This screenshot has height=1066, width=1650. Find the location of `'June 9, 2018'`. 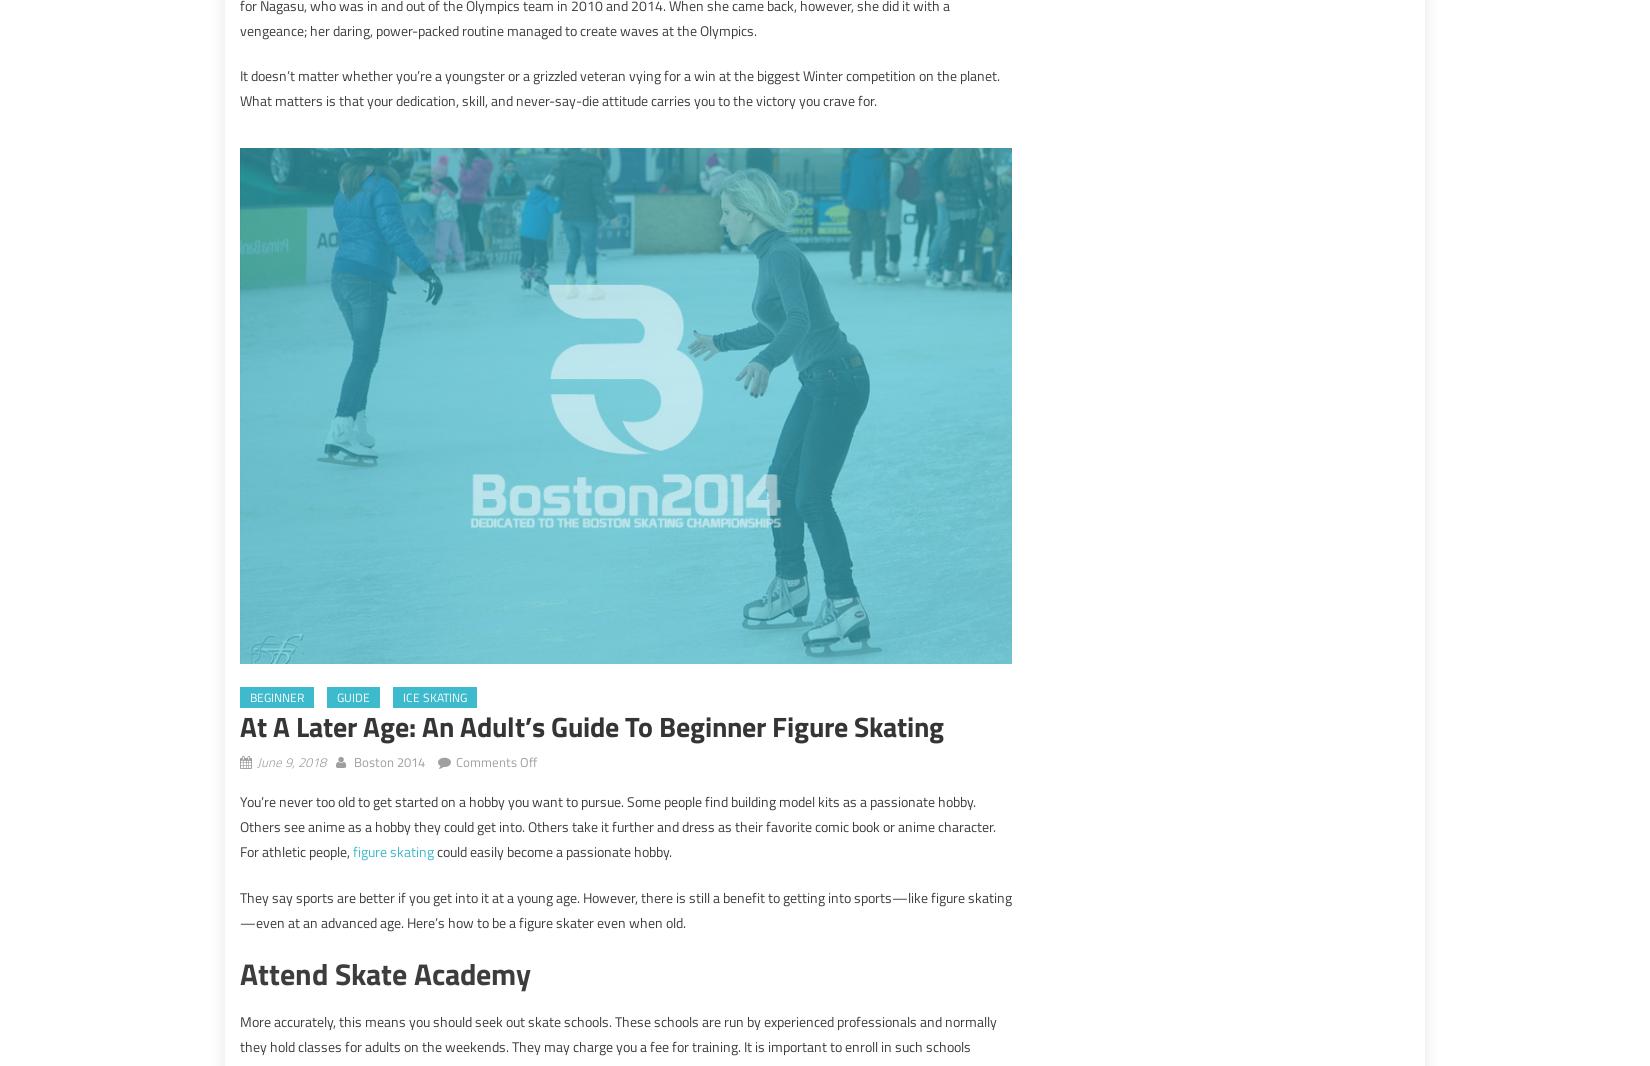

'June 9, 2018' is located at coordinates (291, 760).